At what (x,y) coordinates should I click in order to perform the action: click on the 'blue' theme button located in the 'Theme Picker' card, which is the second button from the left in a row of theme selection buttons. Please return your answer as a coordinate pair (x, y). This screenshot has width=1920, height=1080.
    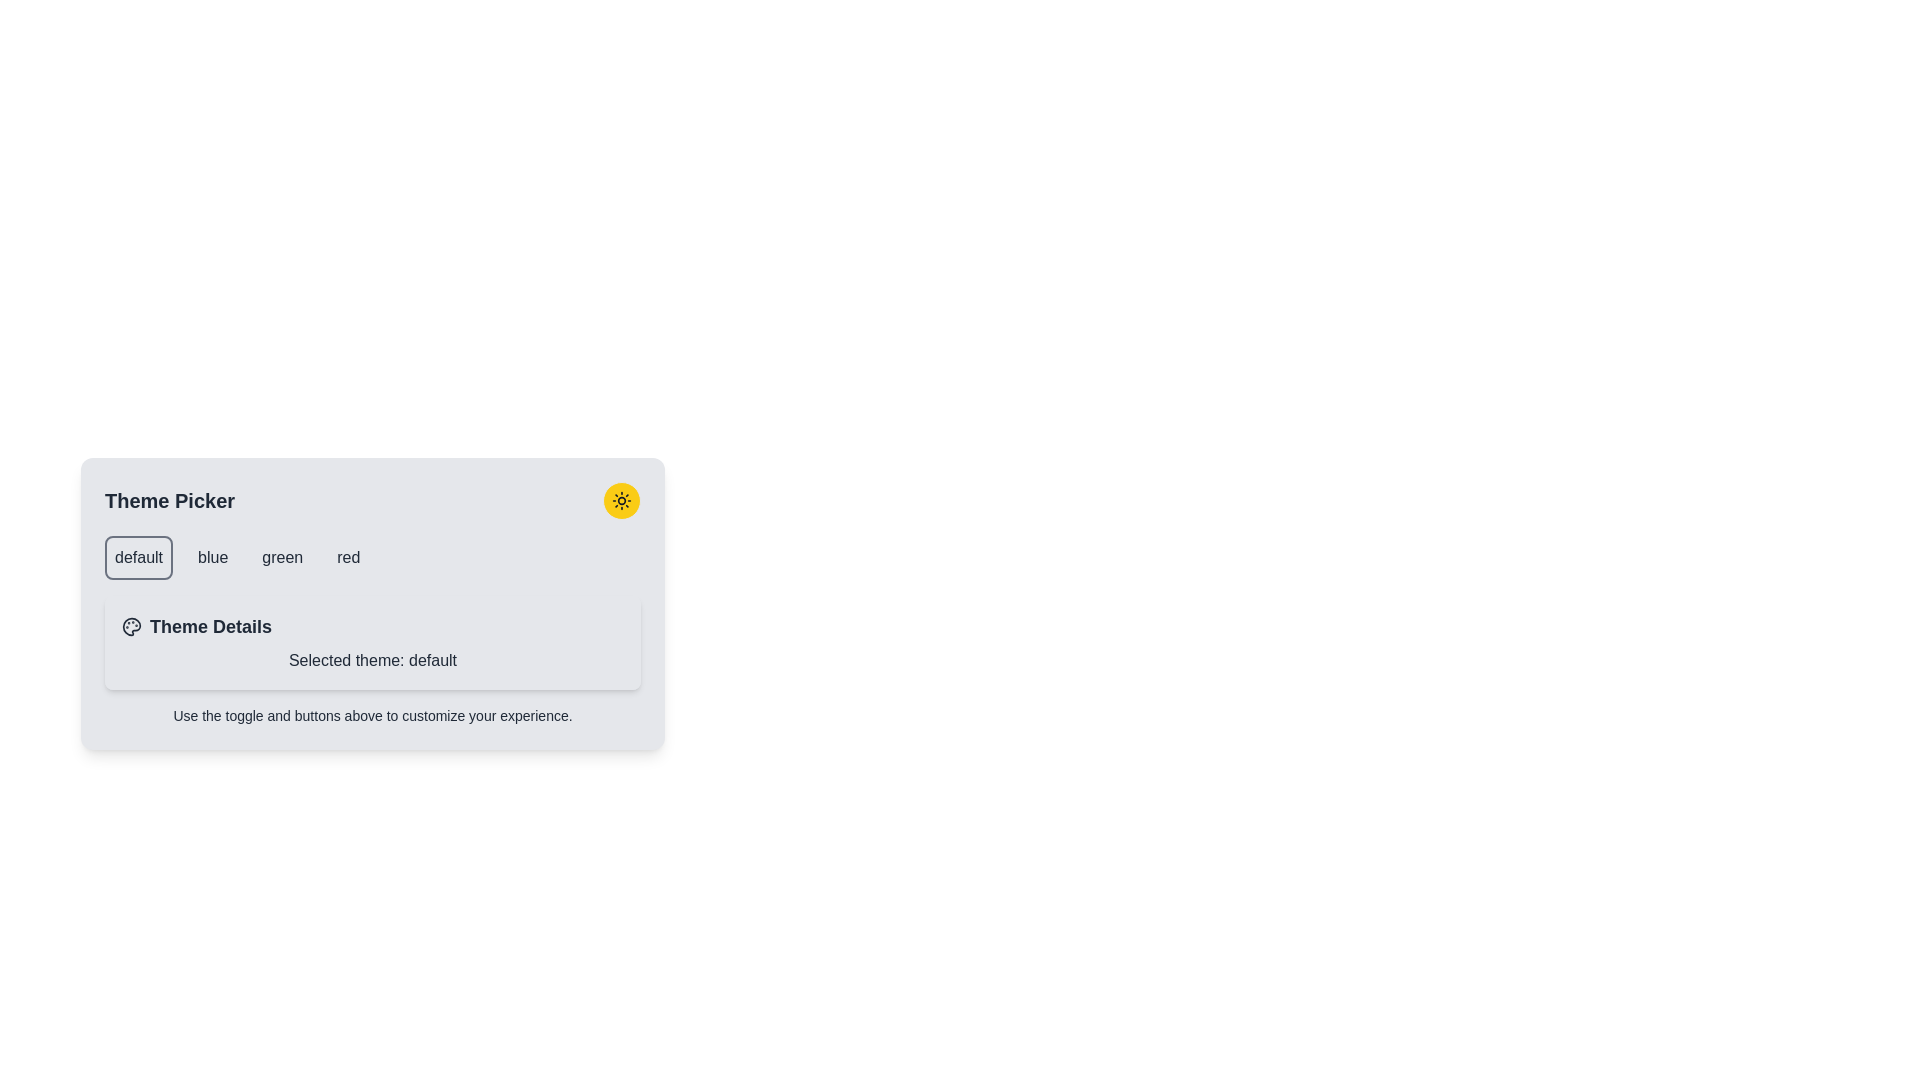
    Looking at the image, I should click on (213, 558).